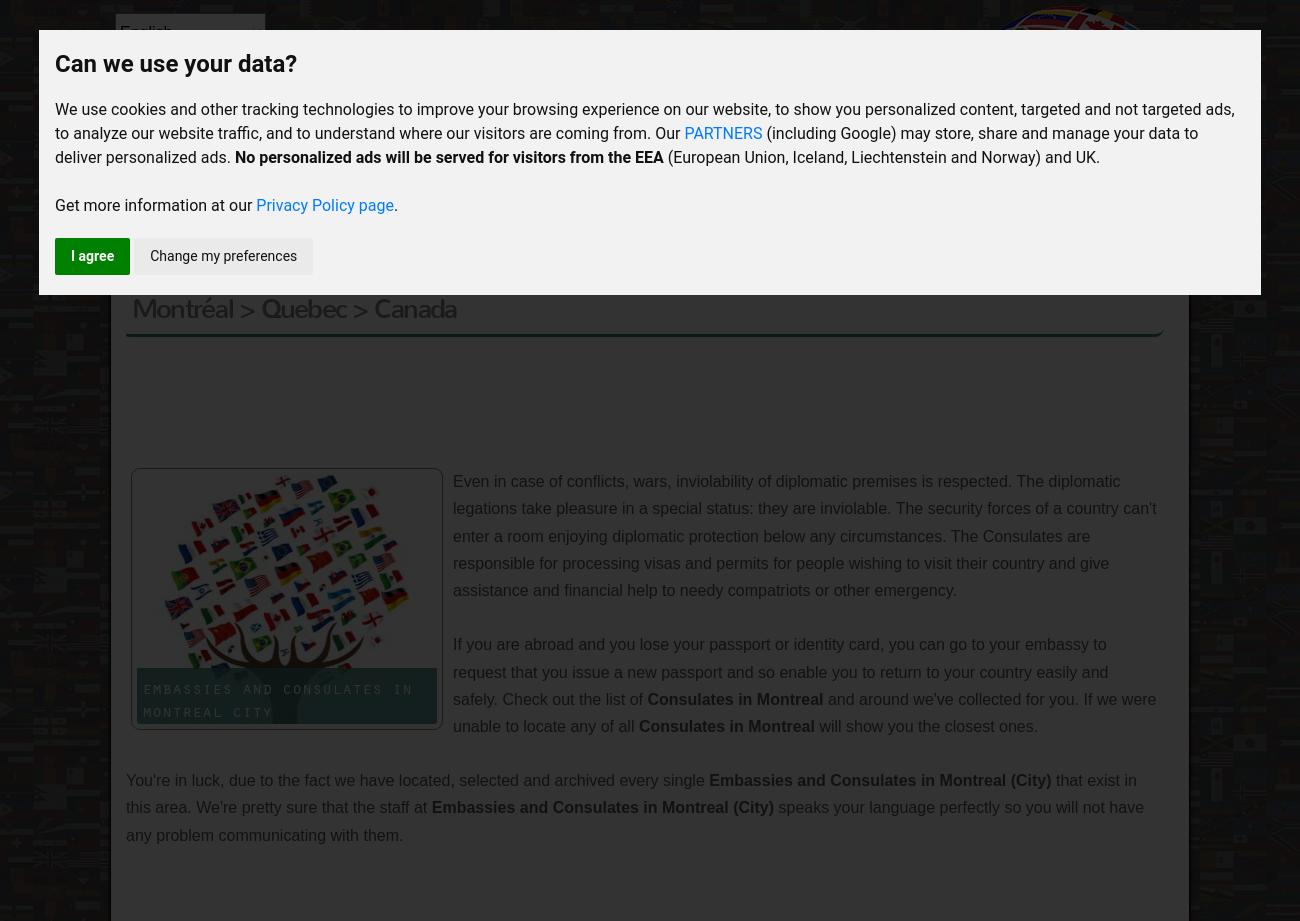  What do you see at coordinates (635, 819) in the screenshot?
I see `'speaks your language perfectly so you will not have any problem communicating with them.'` at bounding box center [635, 819].